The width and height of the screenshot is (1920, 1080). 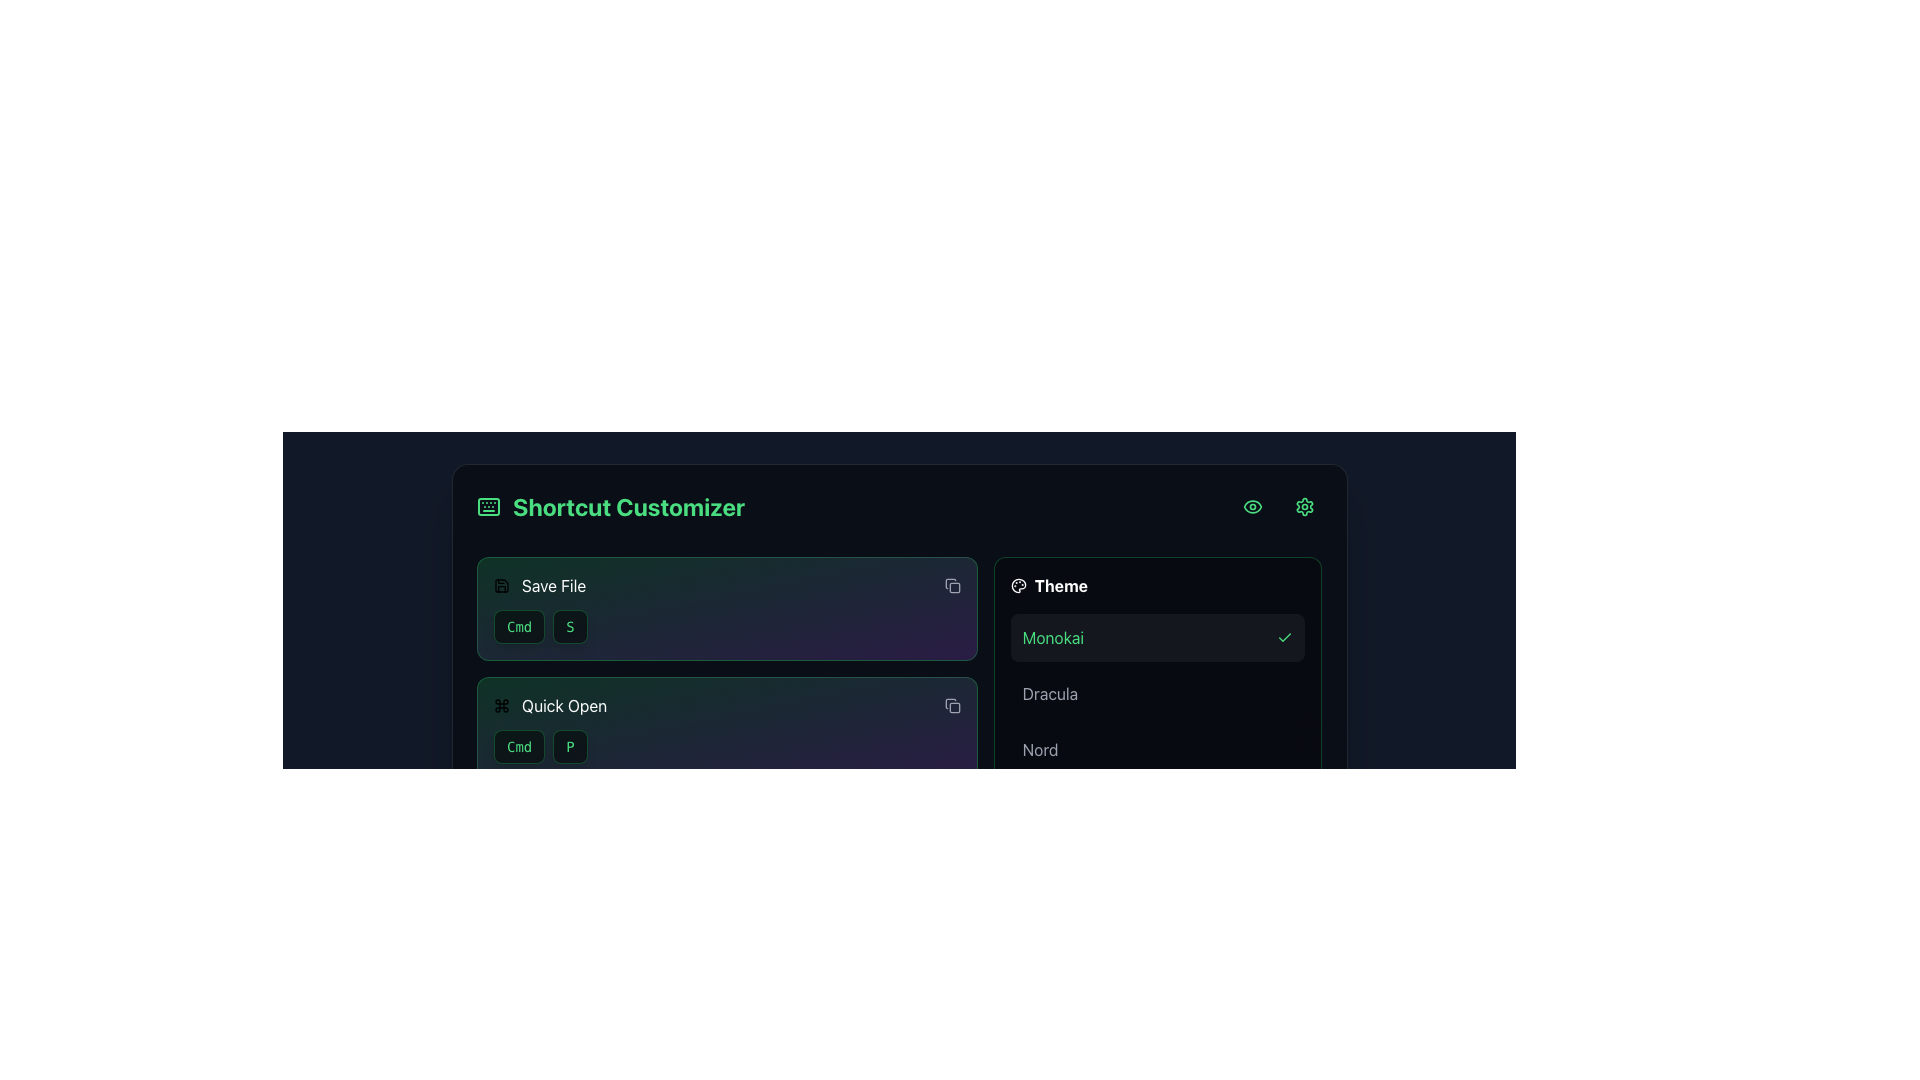 What do you see at coordinates (550, 704) in the screenshot?
I see `the 'Quick Open' label with the command icon to associate it with its paired shortcut button` at bounding box center [550, 704].